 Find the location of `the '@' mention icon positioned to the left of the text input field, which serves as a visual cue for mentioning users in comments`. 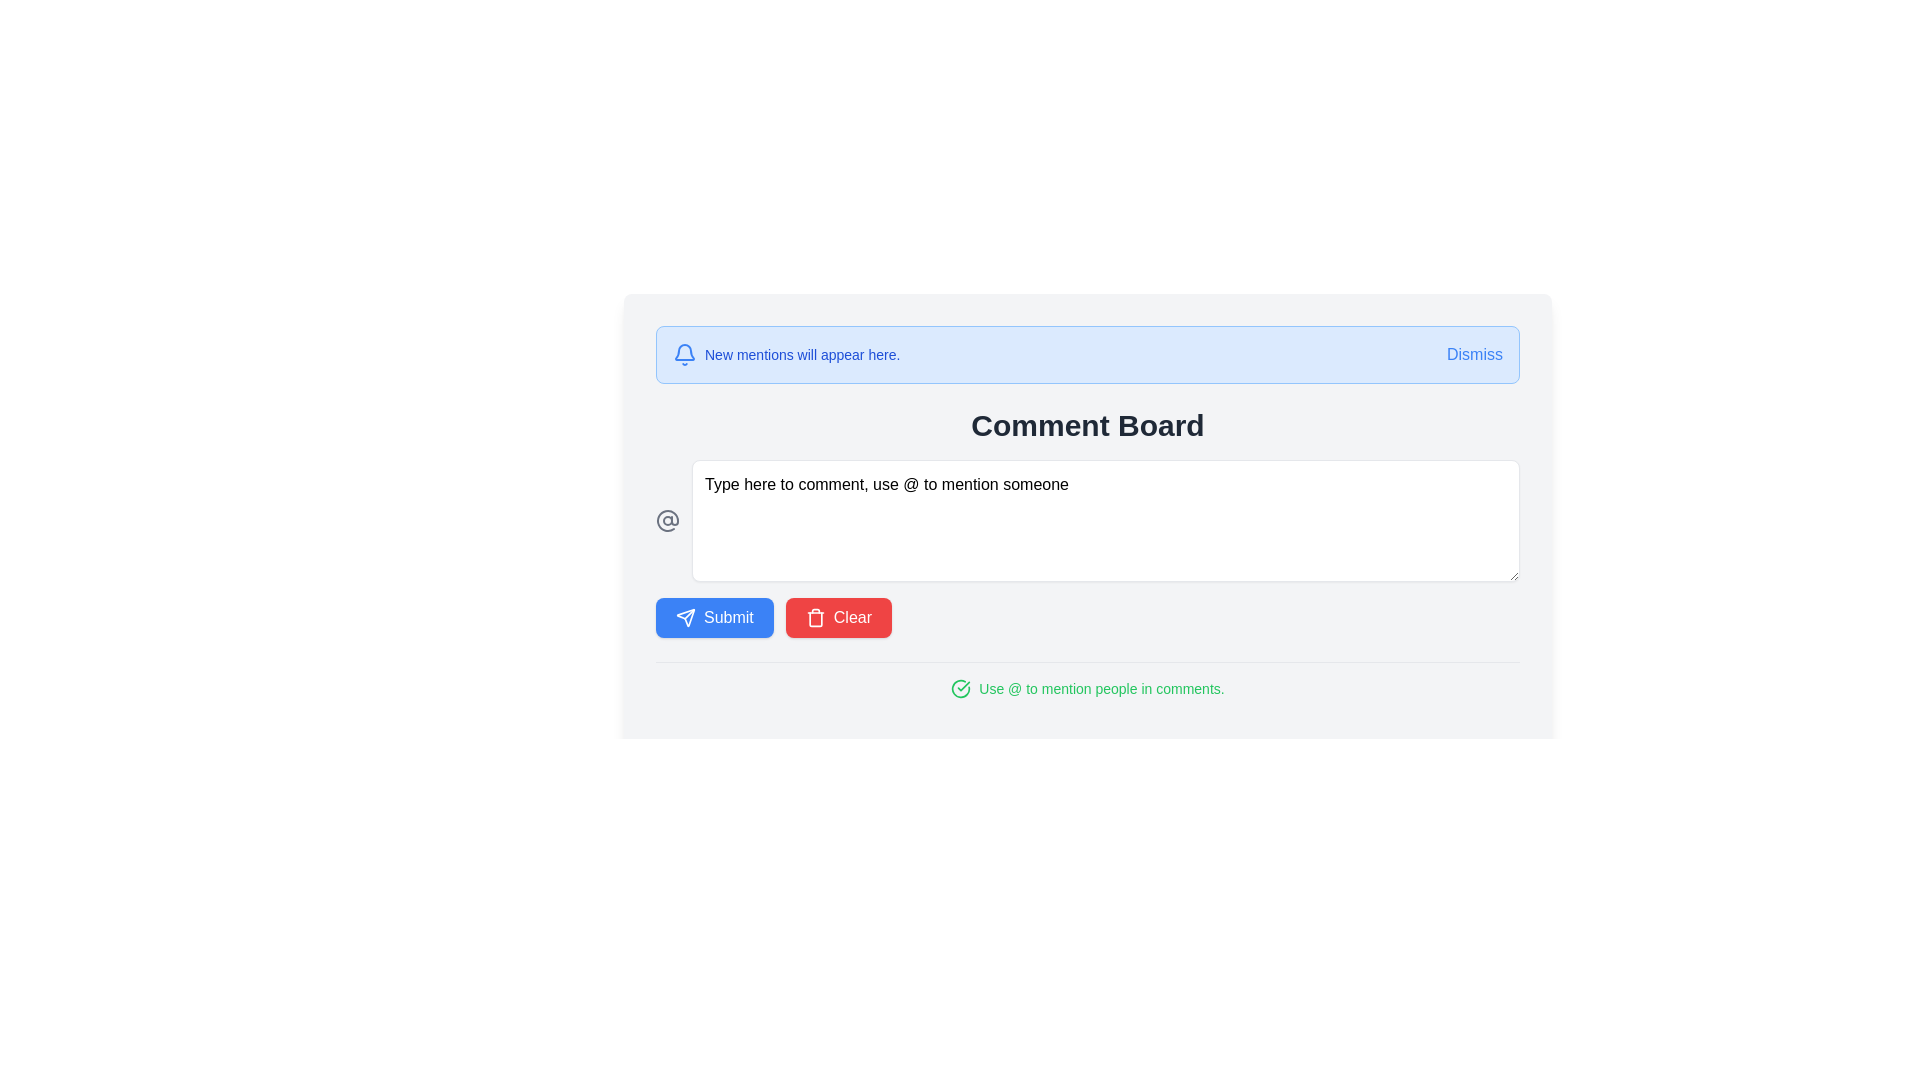

the '@' mention icon positioned to the left of the text input field, which serves as a visual cue for mentioning users in comments is located at coordinates (667, 519).